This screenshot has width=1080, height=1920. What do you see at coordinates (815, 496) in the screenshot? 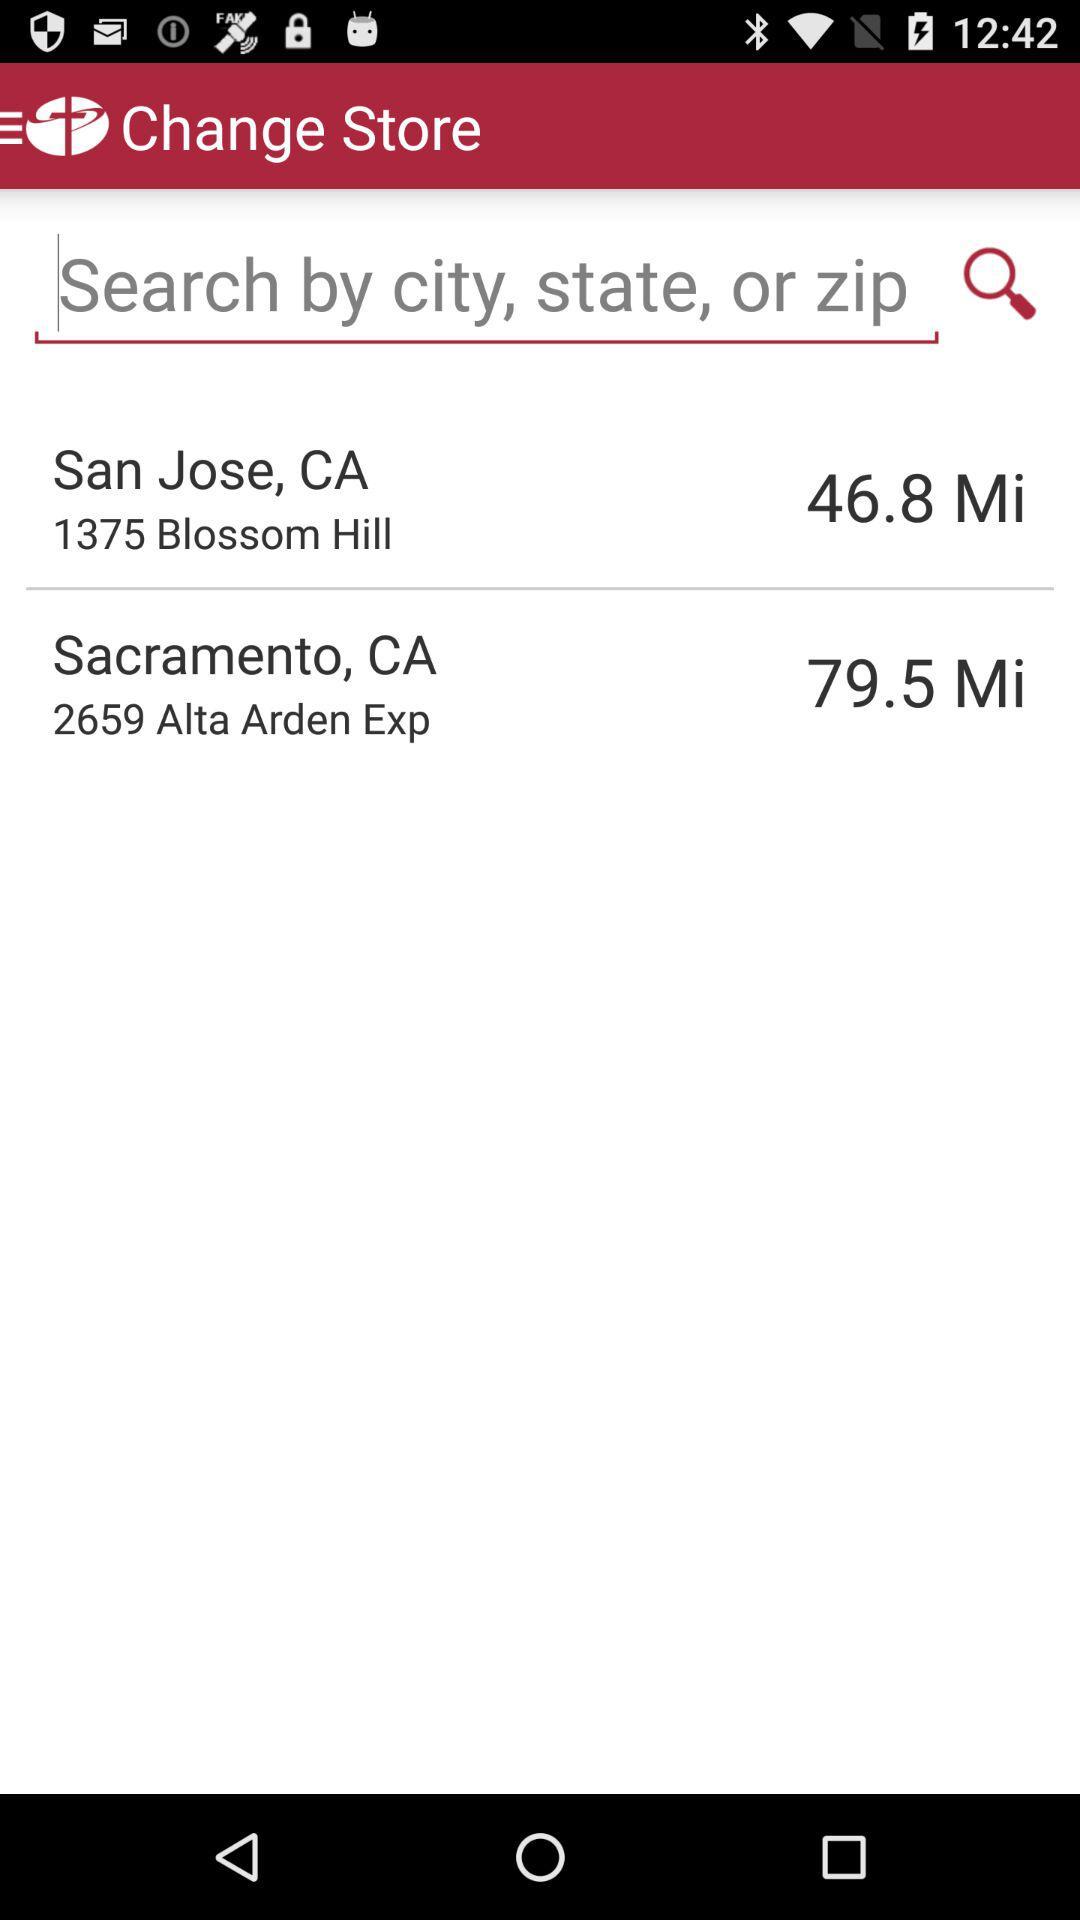
I see `item above the 79.5` at bounding box center [815, 496].